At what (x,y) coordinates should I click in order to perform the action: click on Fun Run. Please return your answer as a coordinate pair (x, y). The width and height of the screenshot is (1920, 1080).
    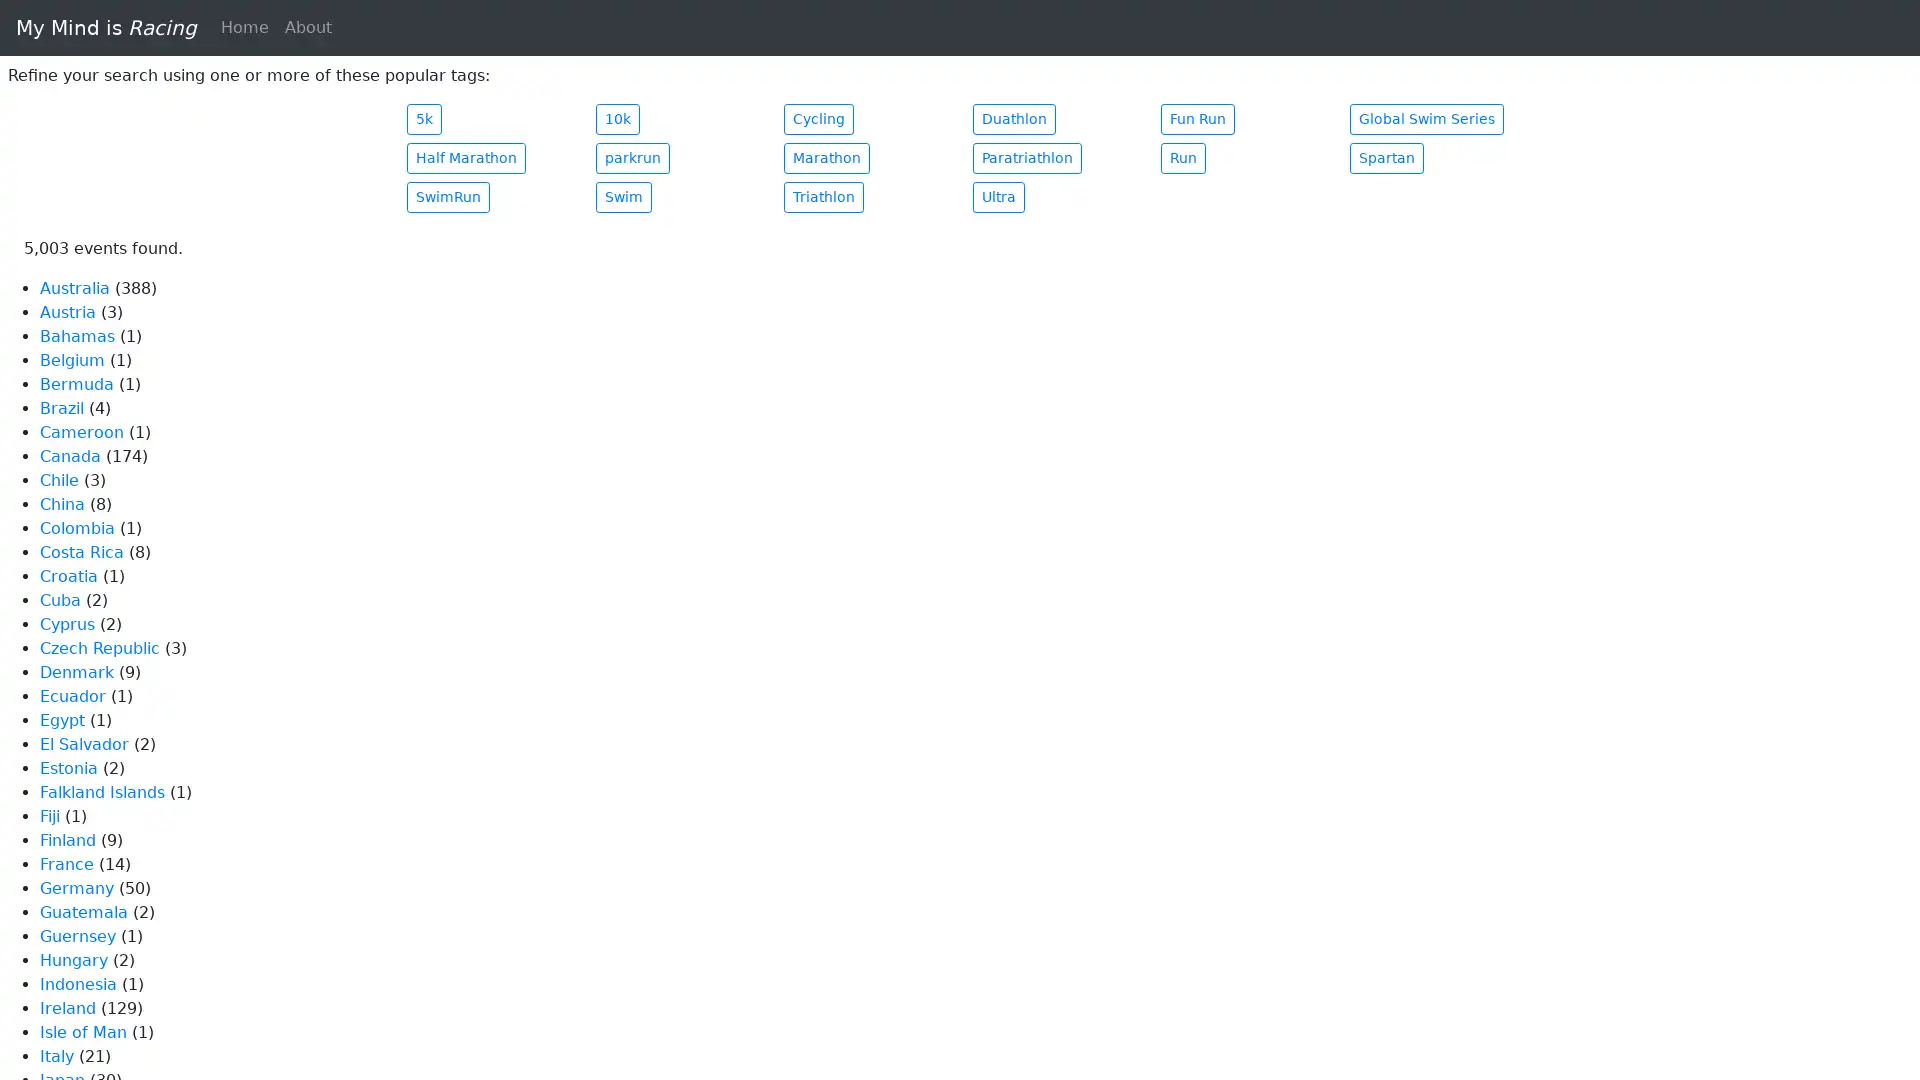
    Looking at the image, I should click on (1198, 119).